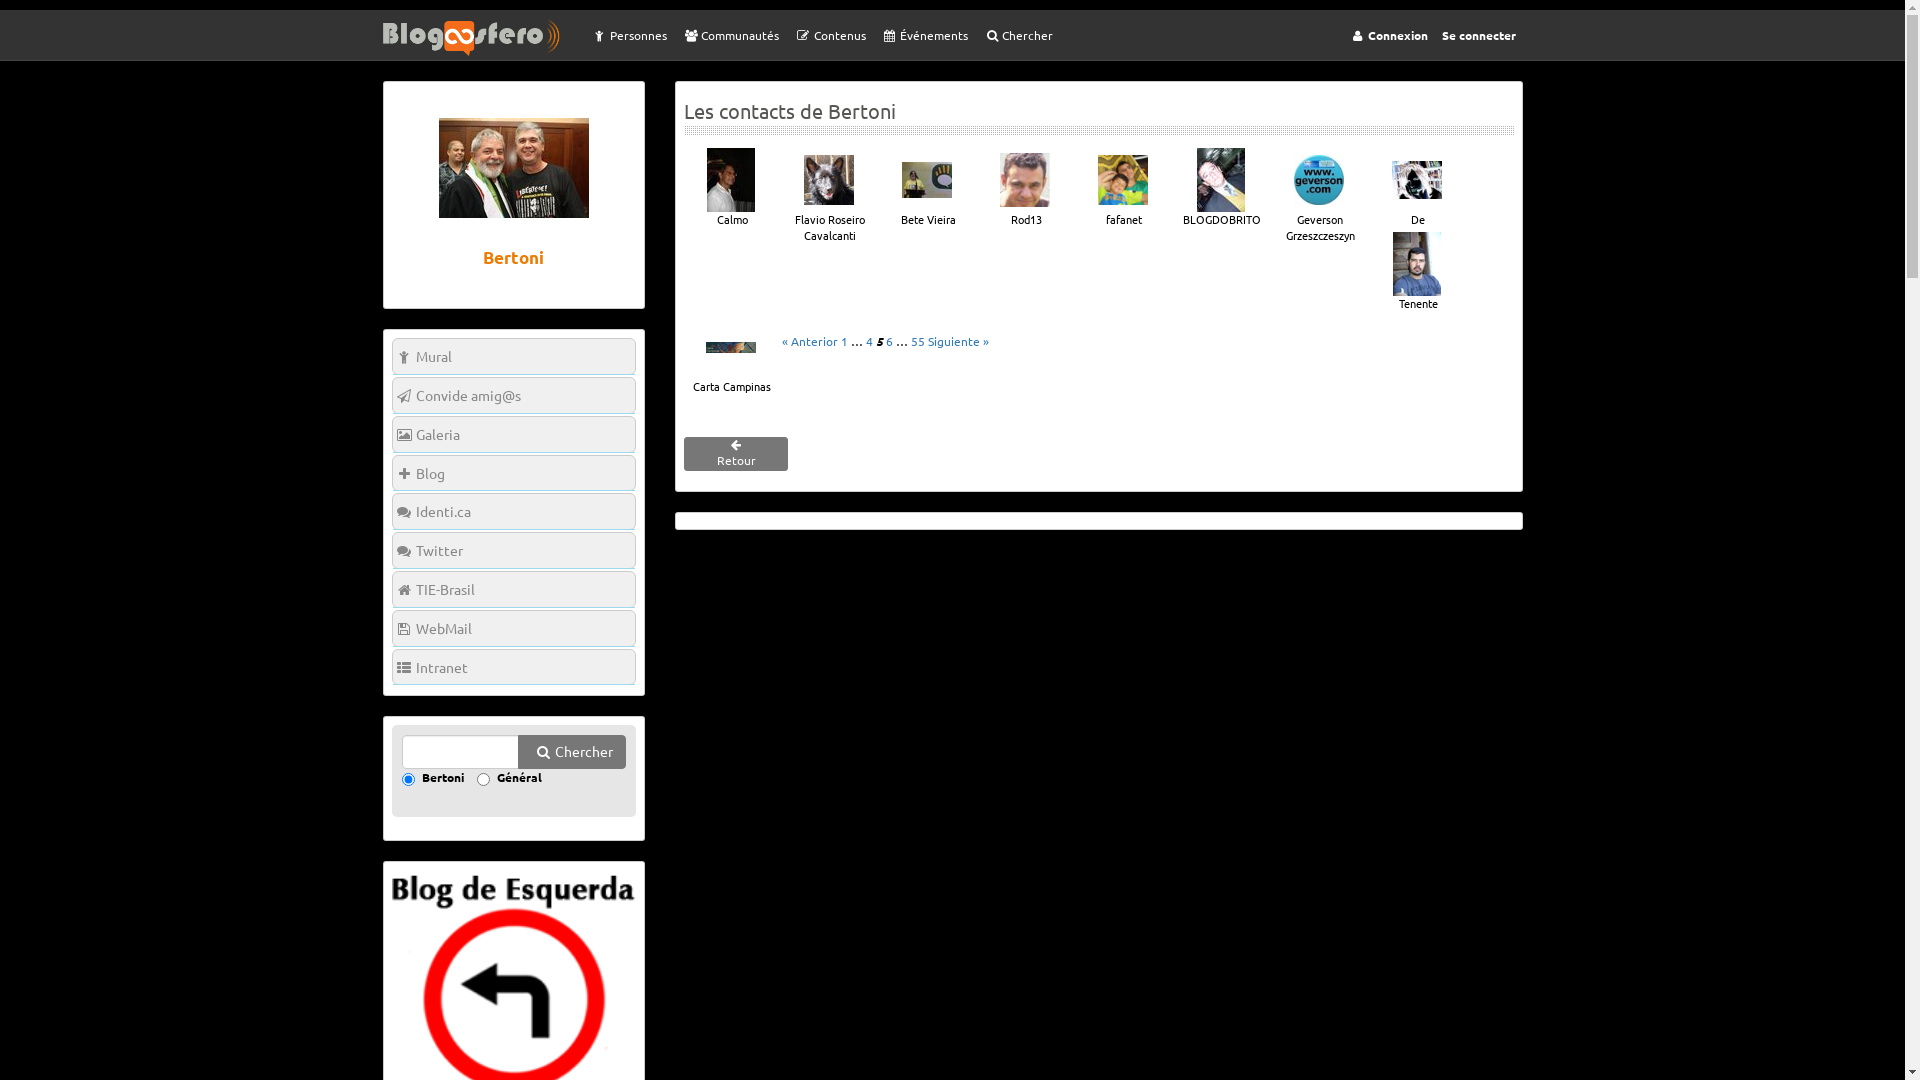  What do you see at coordinates (626, 34) in the screenshot?
I see `'Personnes'` at bounding box center [626, 34].